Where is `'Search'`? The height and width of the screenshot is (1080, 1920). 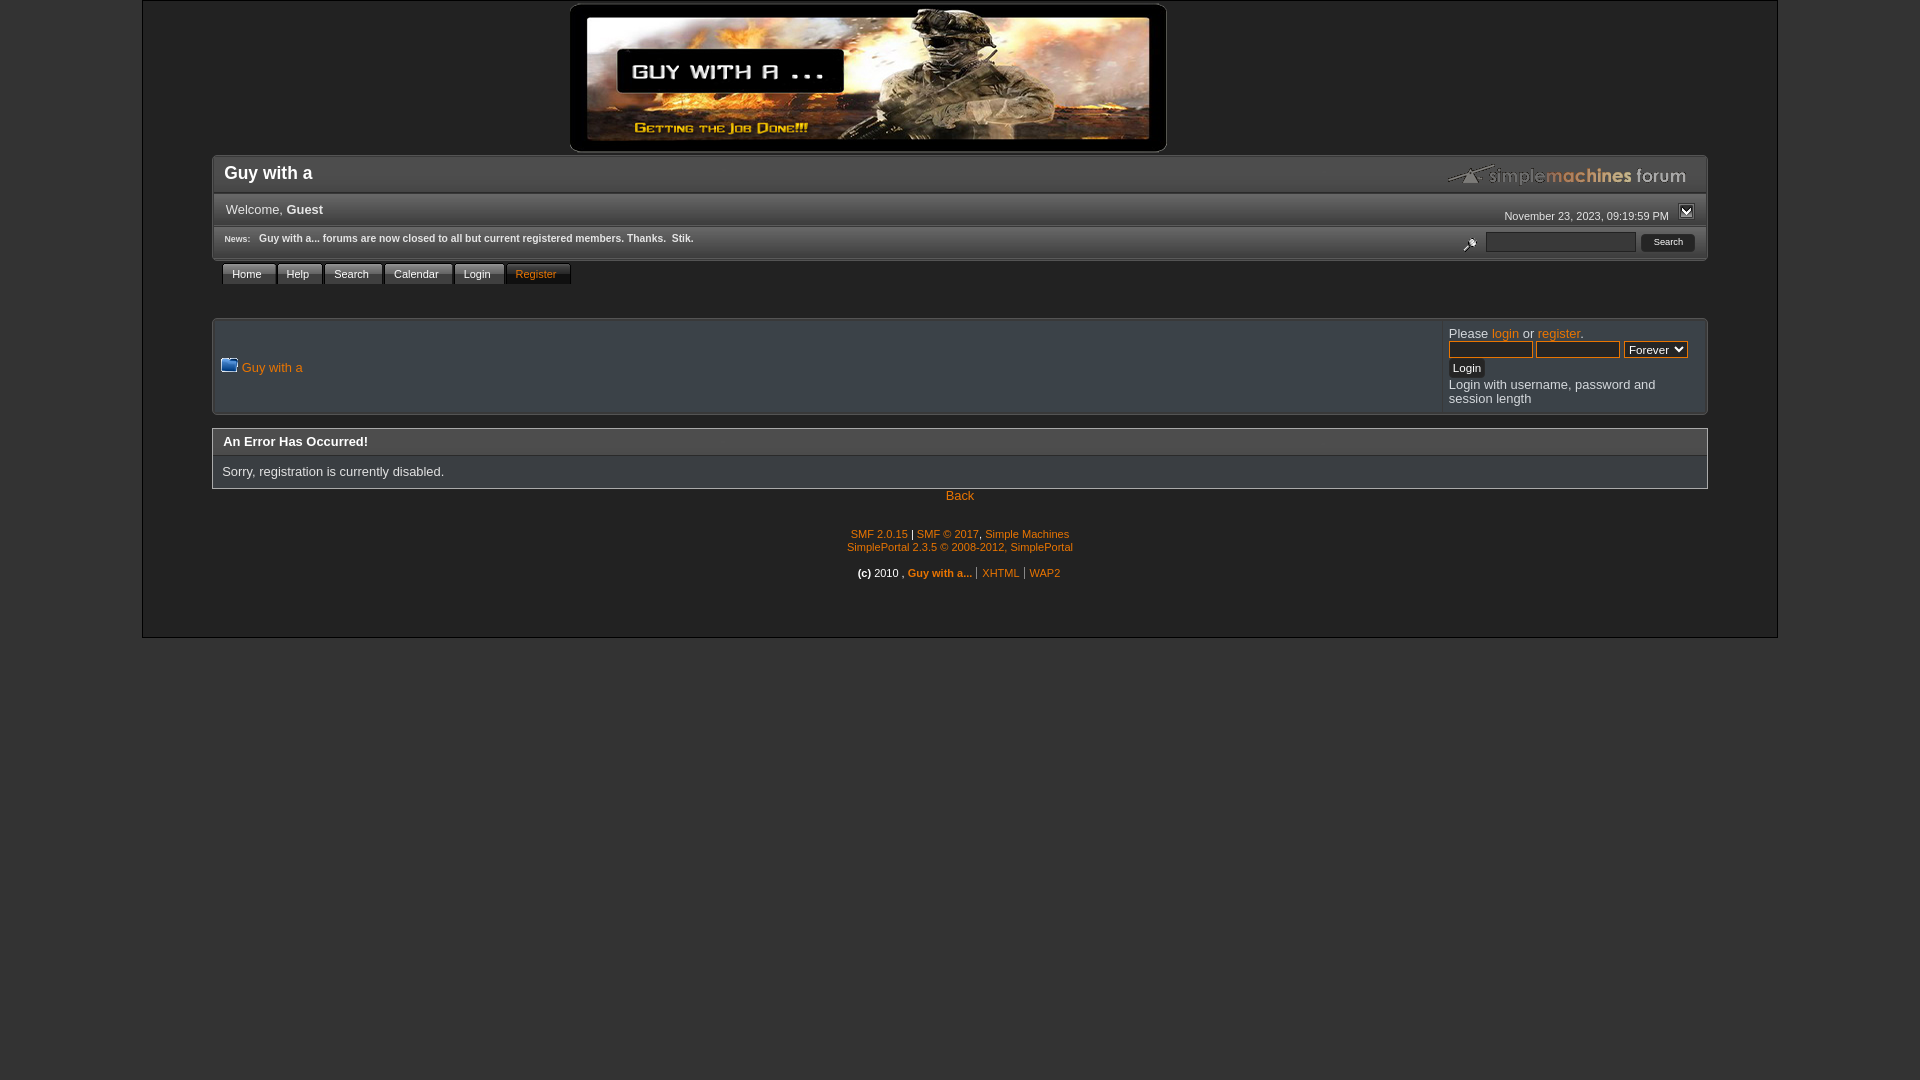 'Search' is located at coordinates (324, 273).